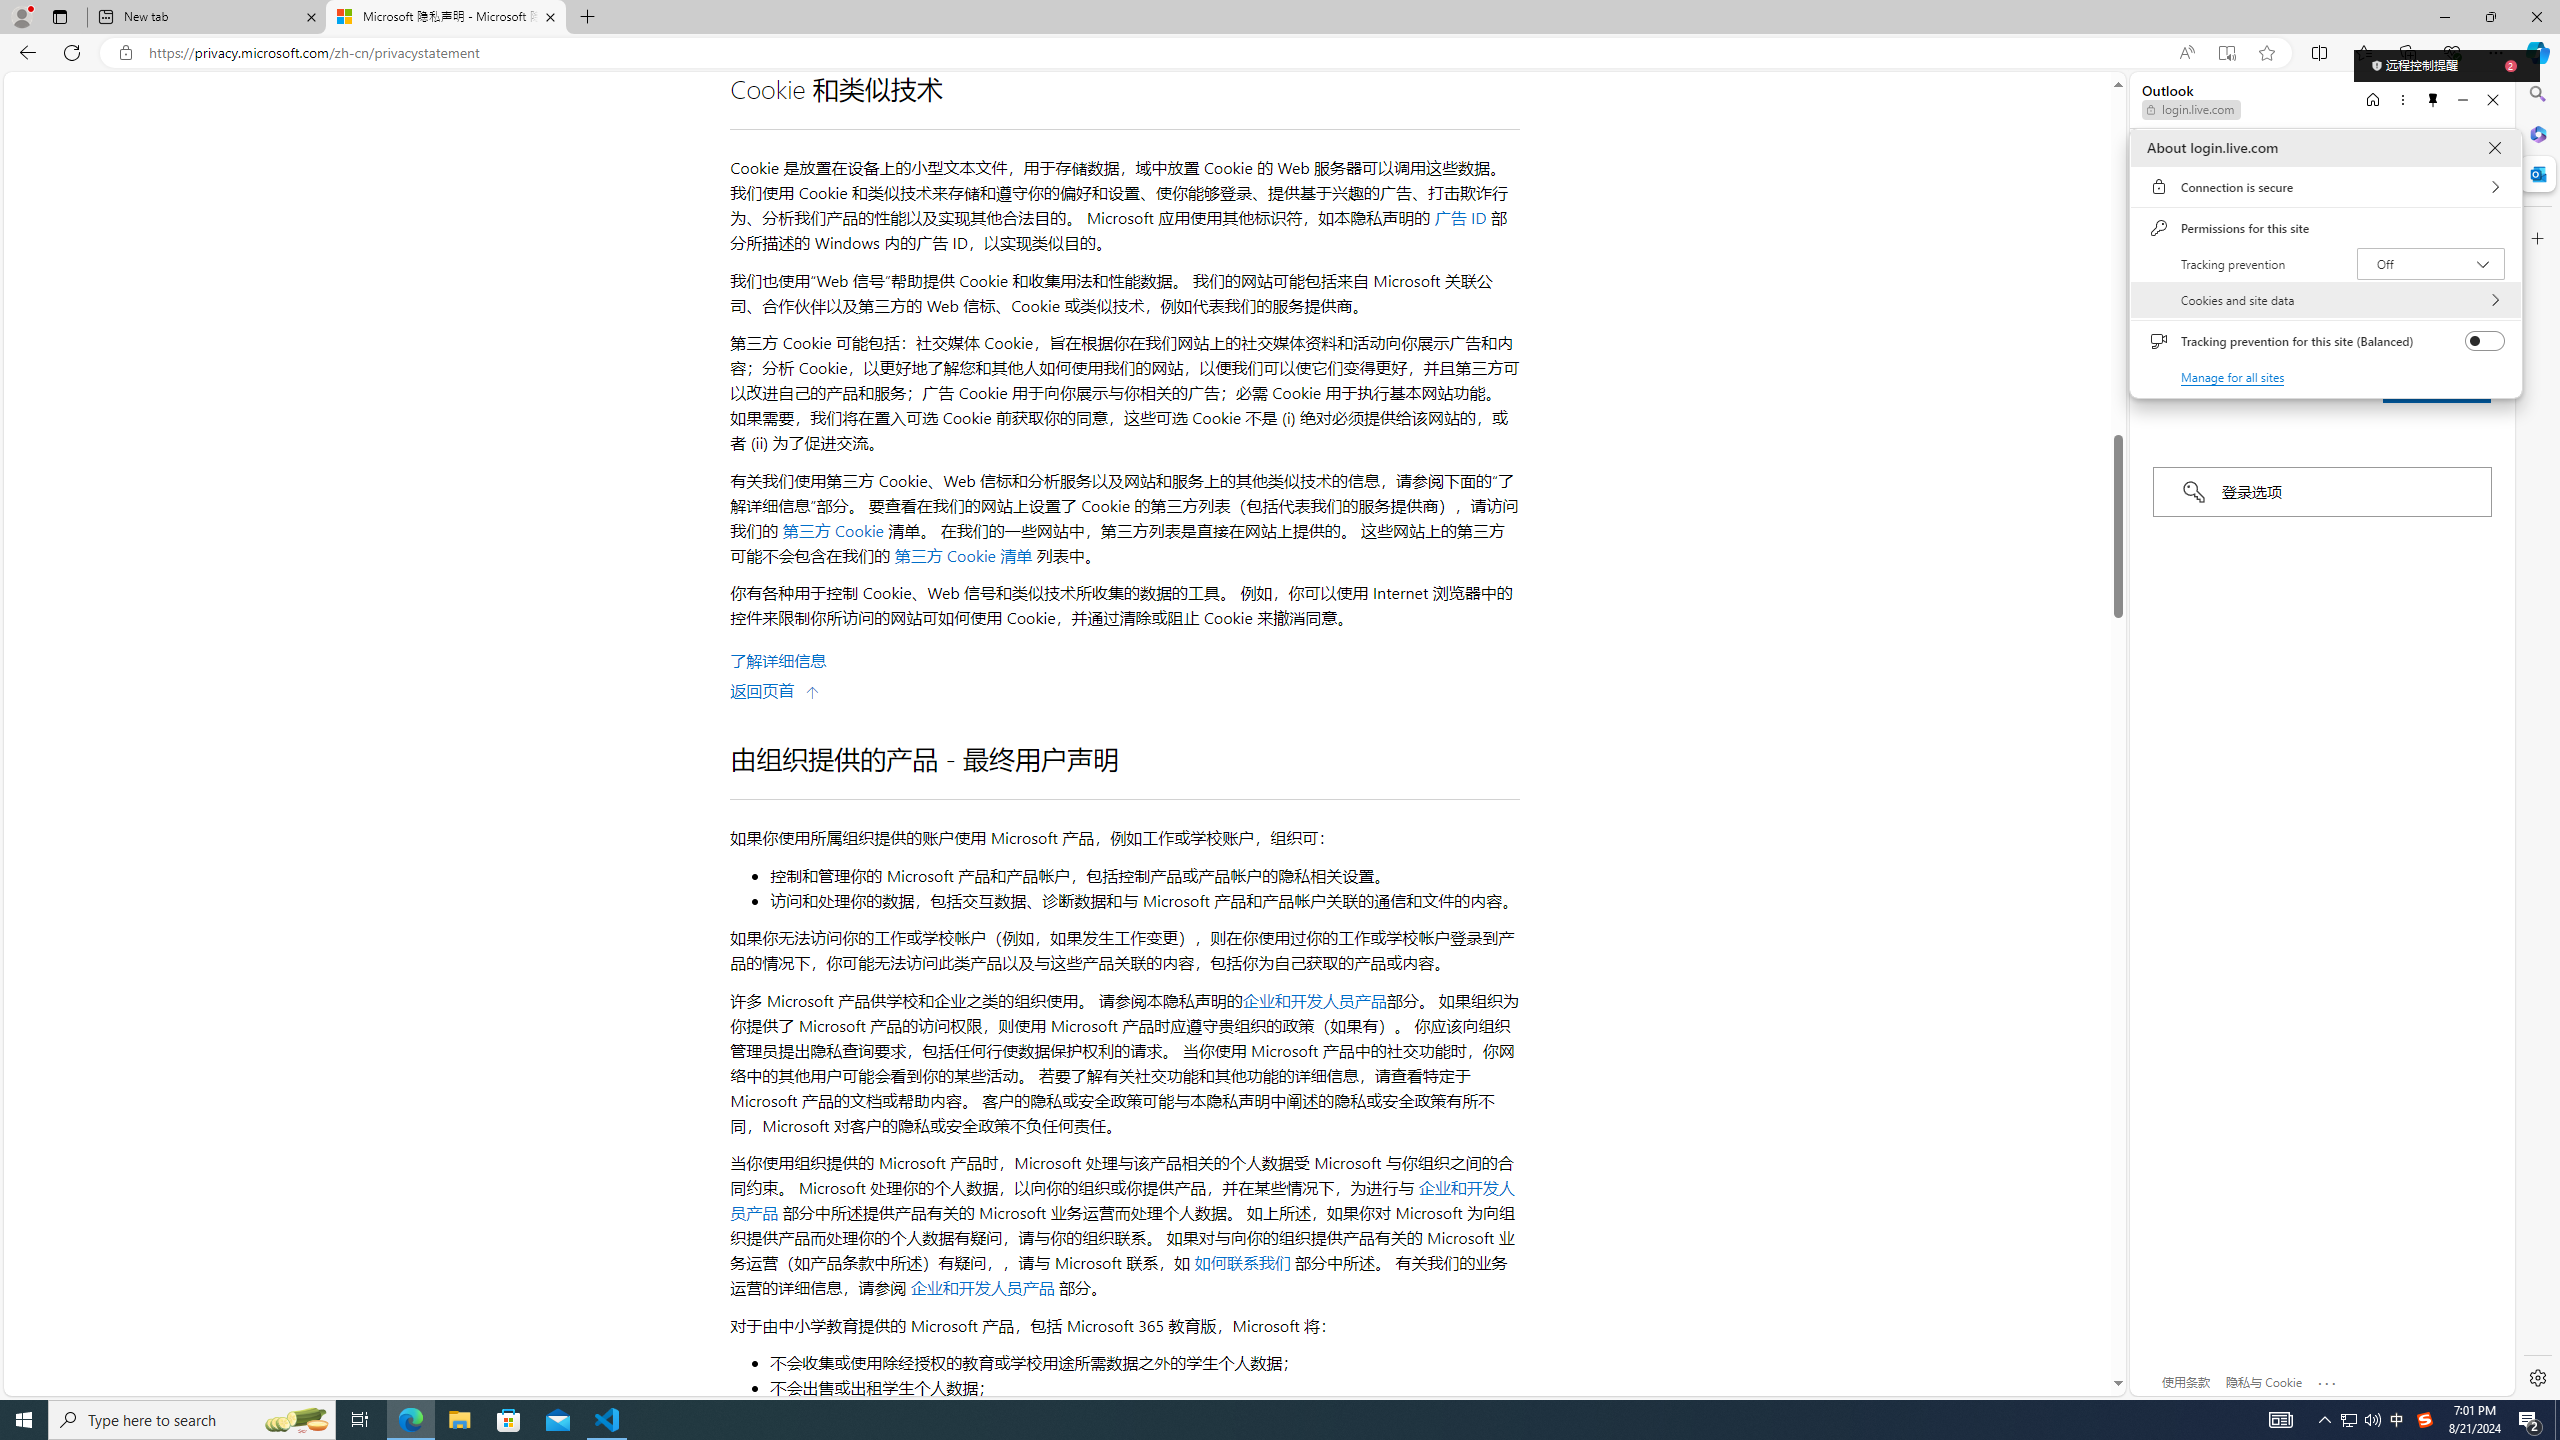 This screenshot has height=1440, width=2560. What do you see at coordinates (2372, 1418) in the screenshot?
I see `'Q2790: 100%'` at bounding box center [2372, 1418].